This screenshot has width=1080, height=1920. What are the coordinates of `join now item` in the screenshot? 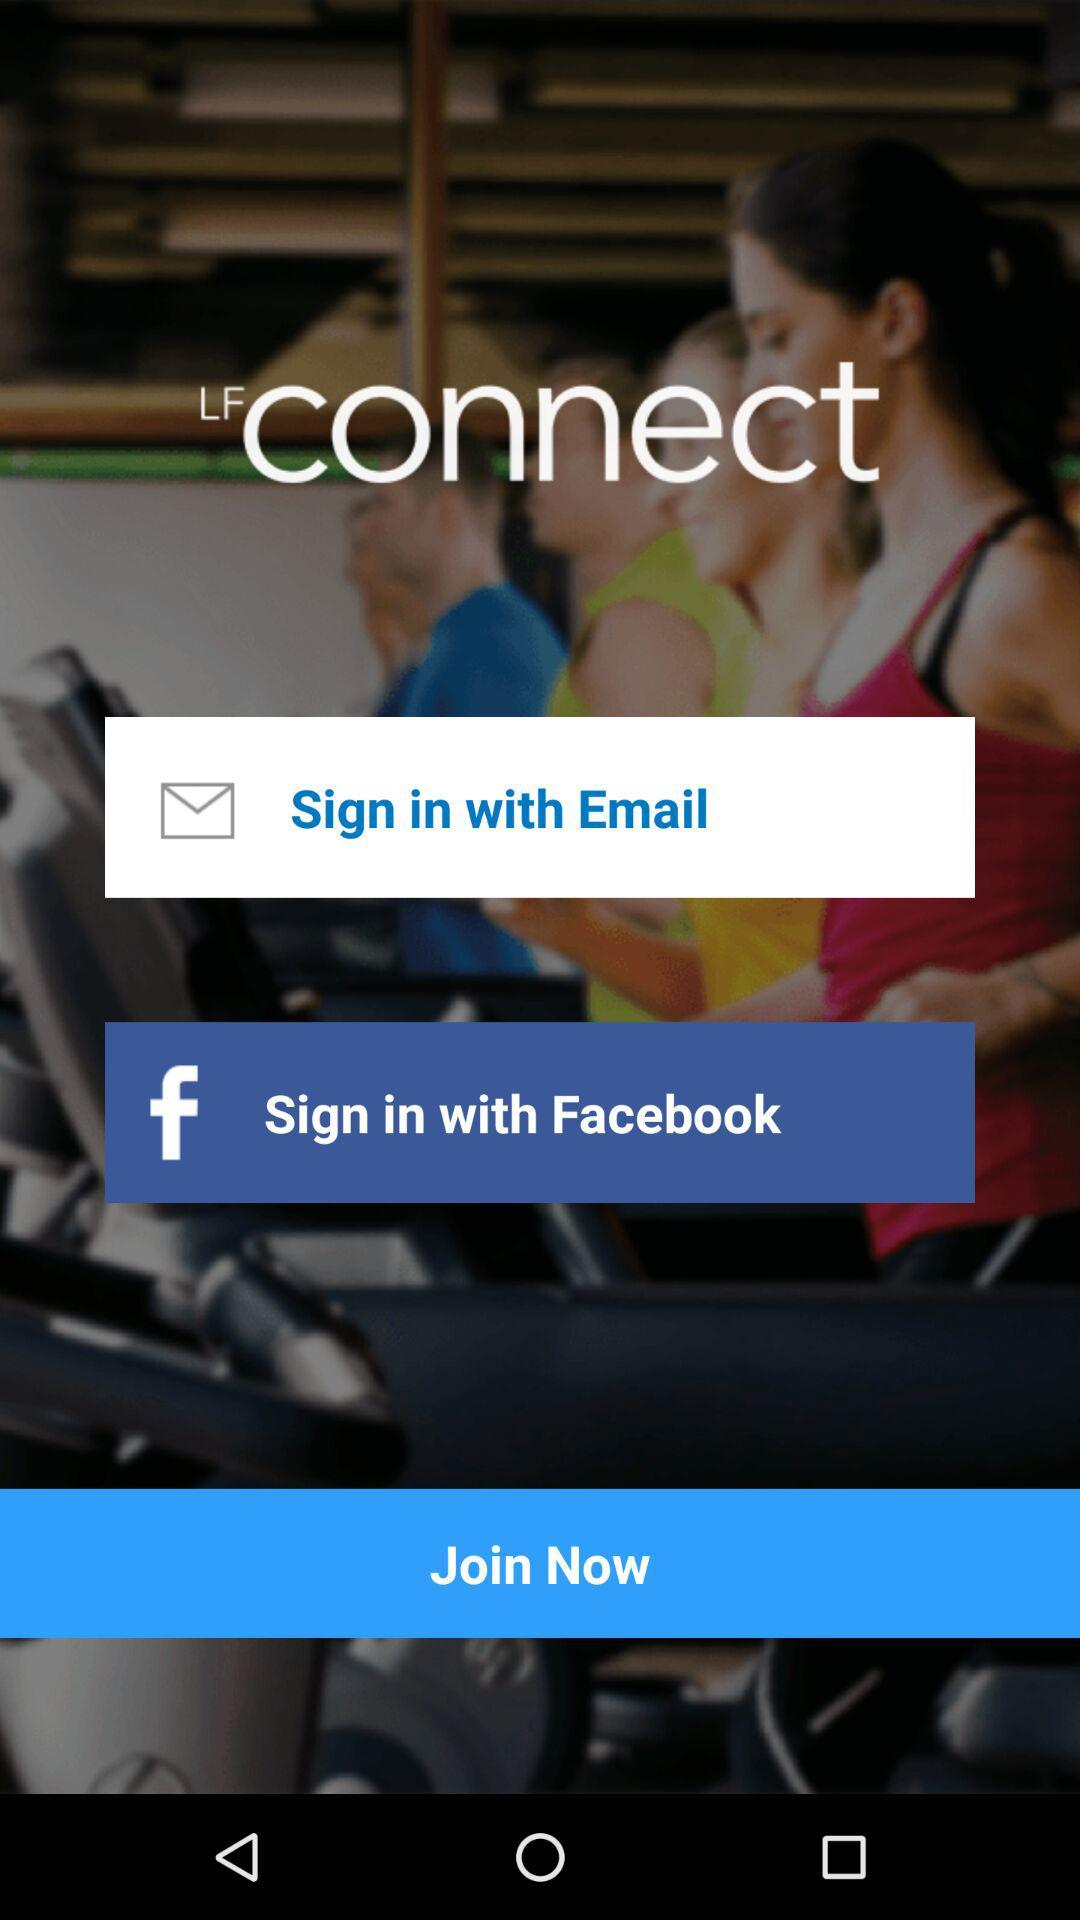 It's located at (540, 1562).